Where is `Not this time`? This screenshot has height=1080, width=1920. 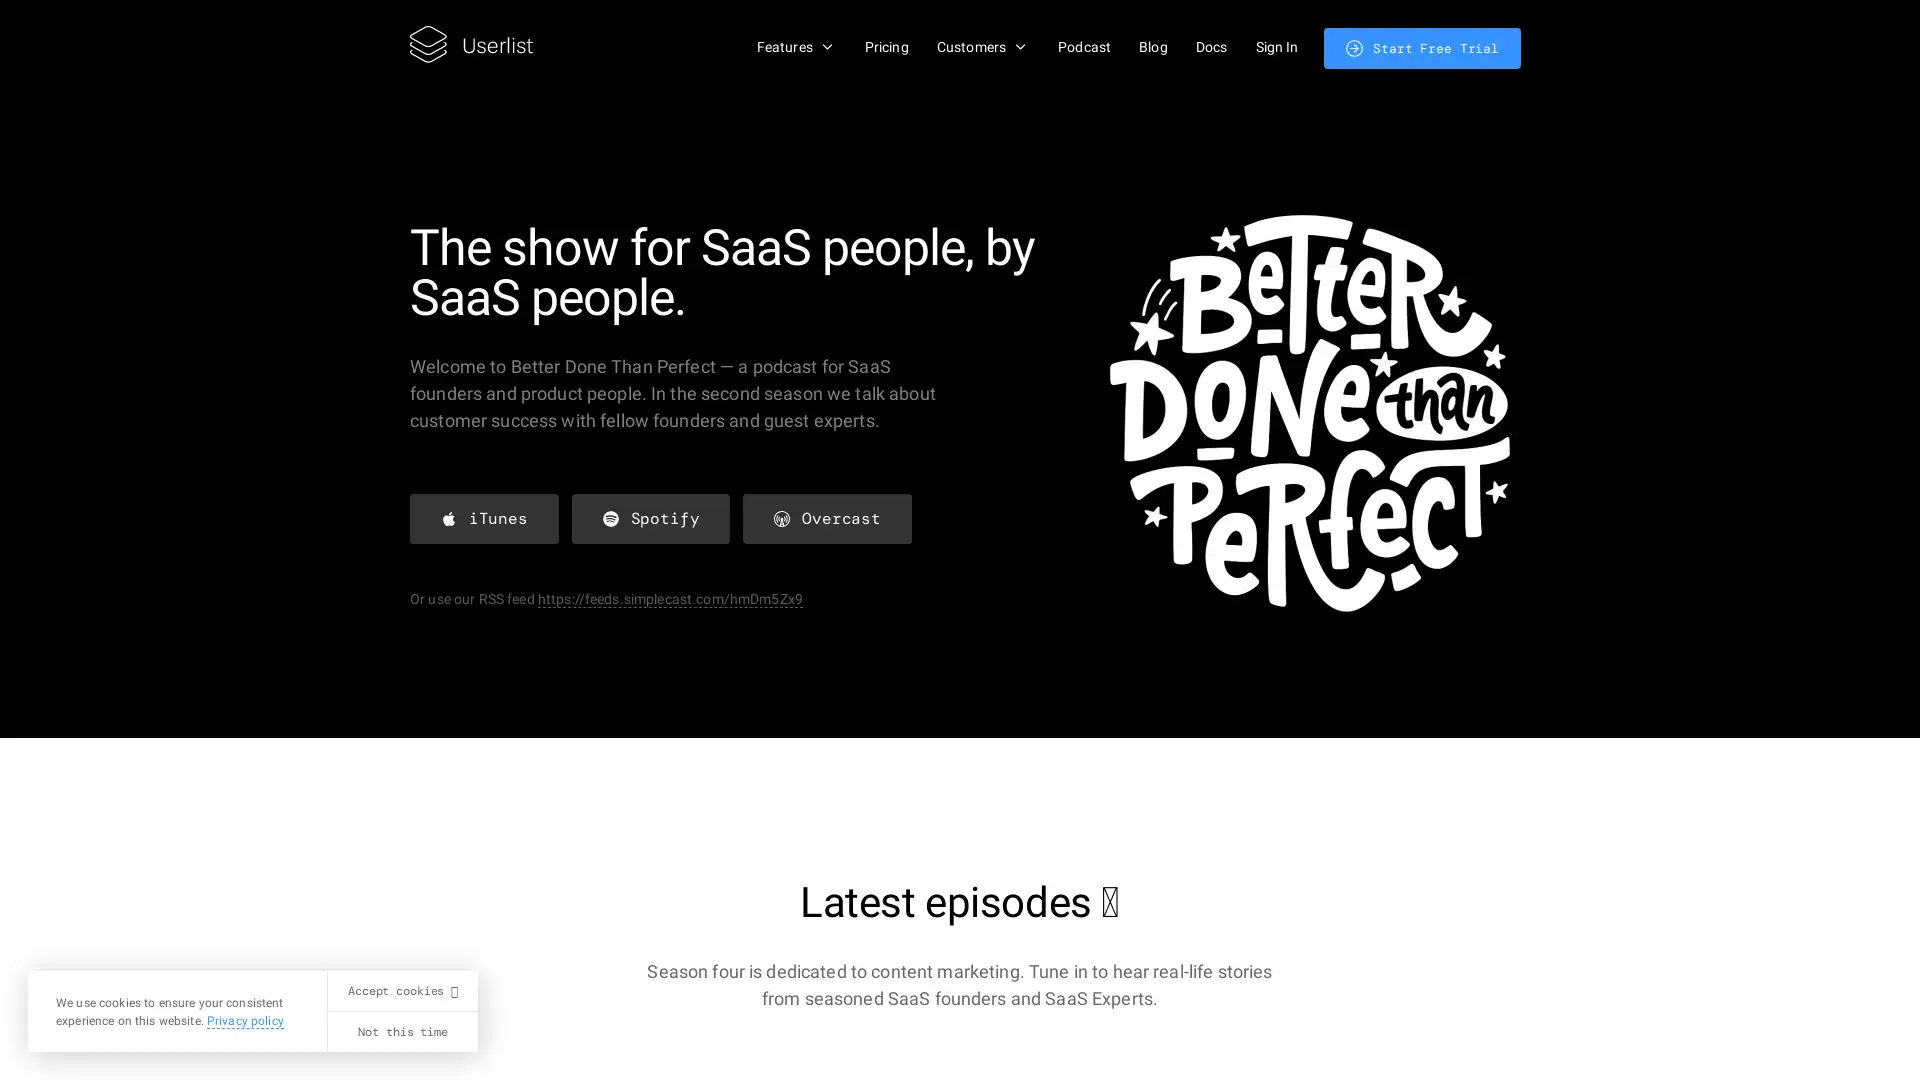
Not this time is located at coordinates (401, 1032).